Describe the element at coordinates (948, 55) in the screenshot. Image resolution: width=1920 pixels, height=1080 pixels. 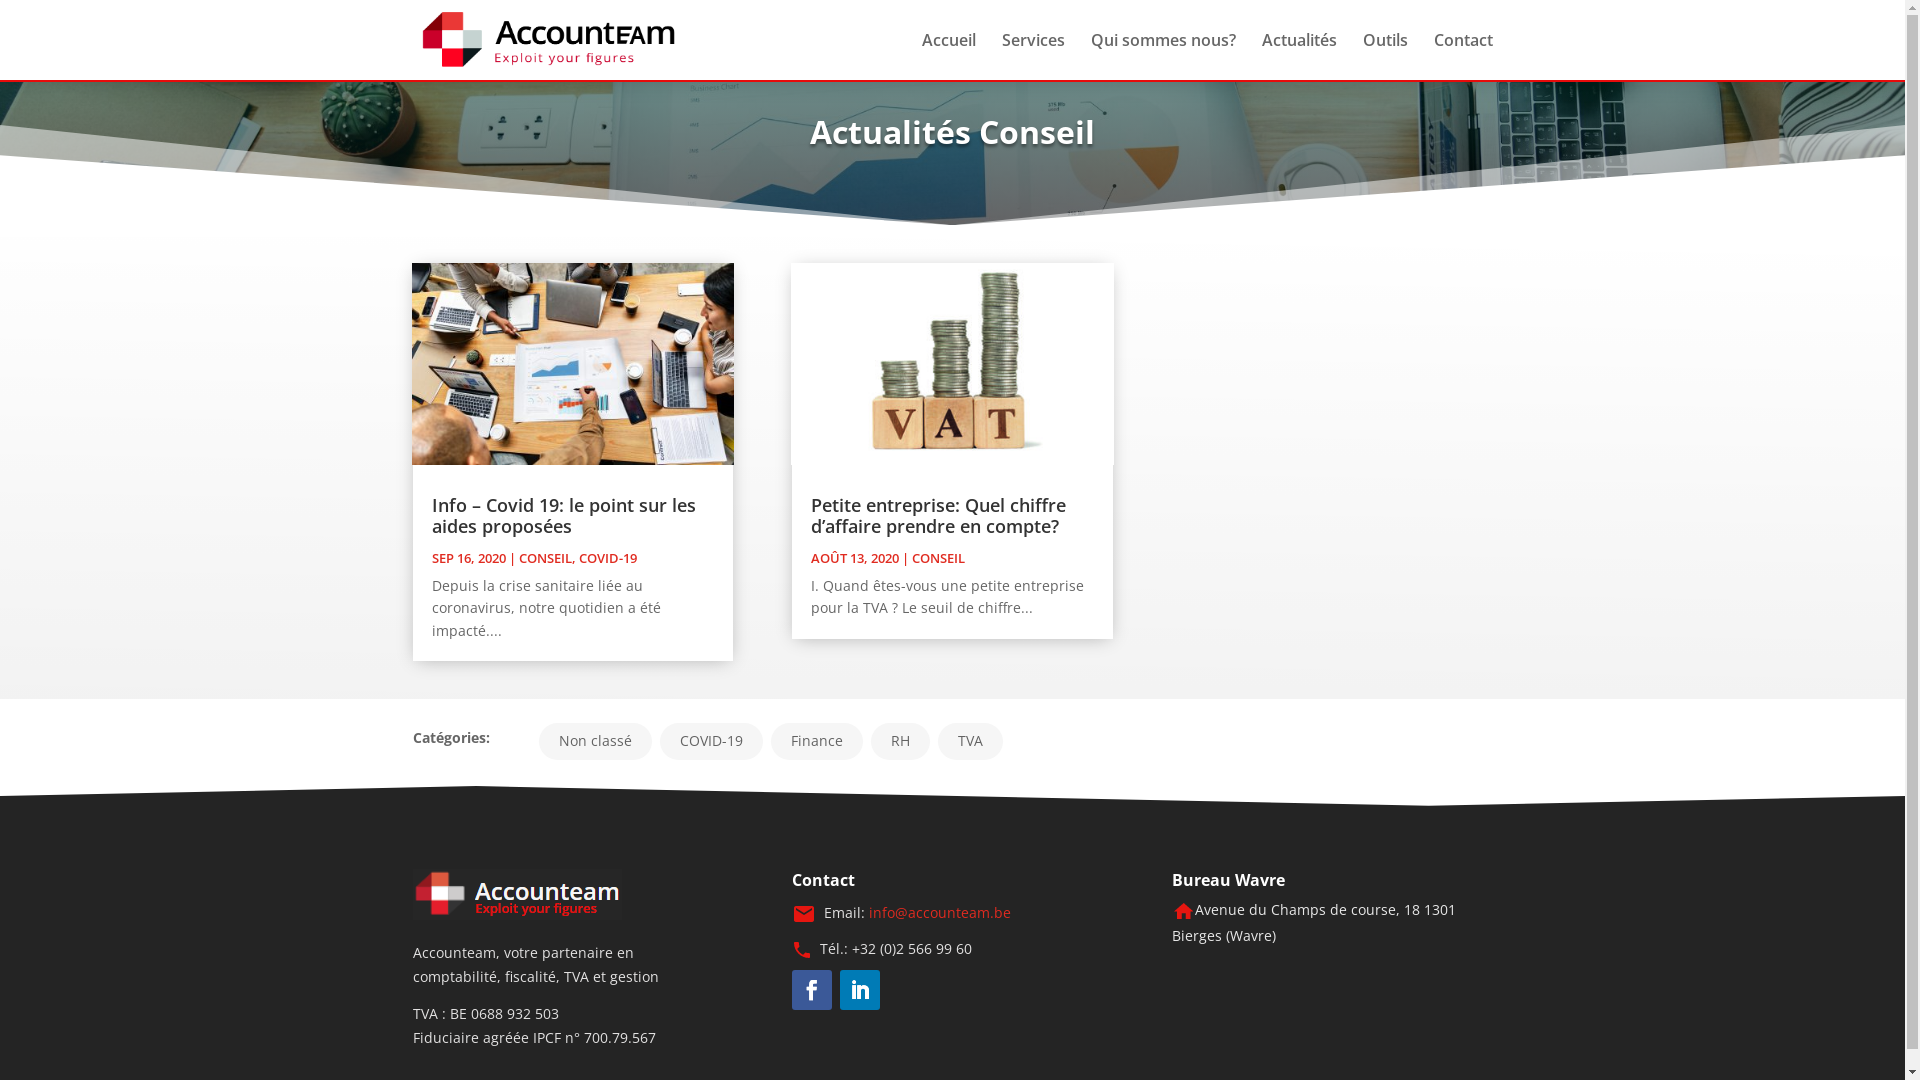
I see `'Accueil'` at that location.